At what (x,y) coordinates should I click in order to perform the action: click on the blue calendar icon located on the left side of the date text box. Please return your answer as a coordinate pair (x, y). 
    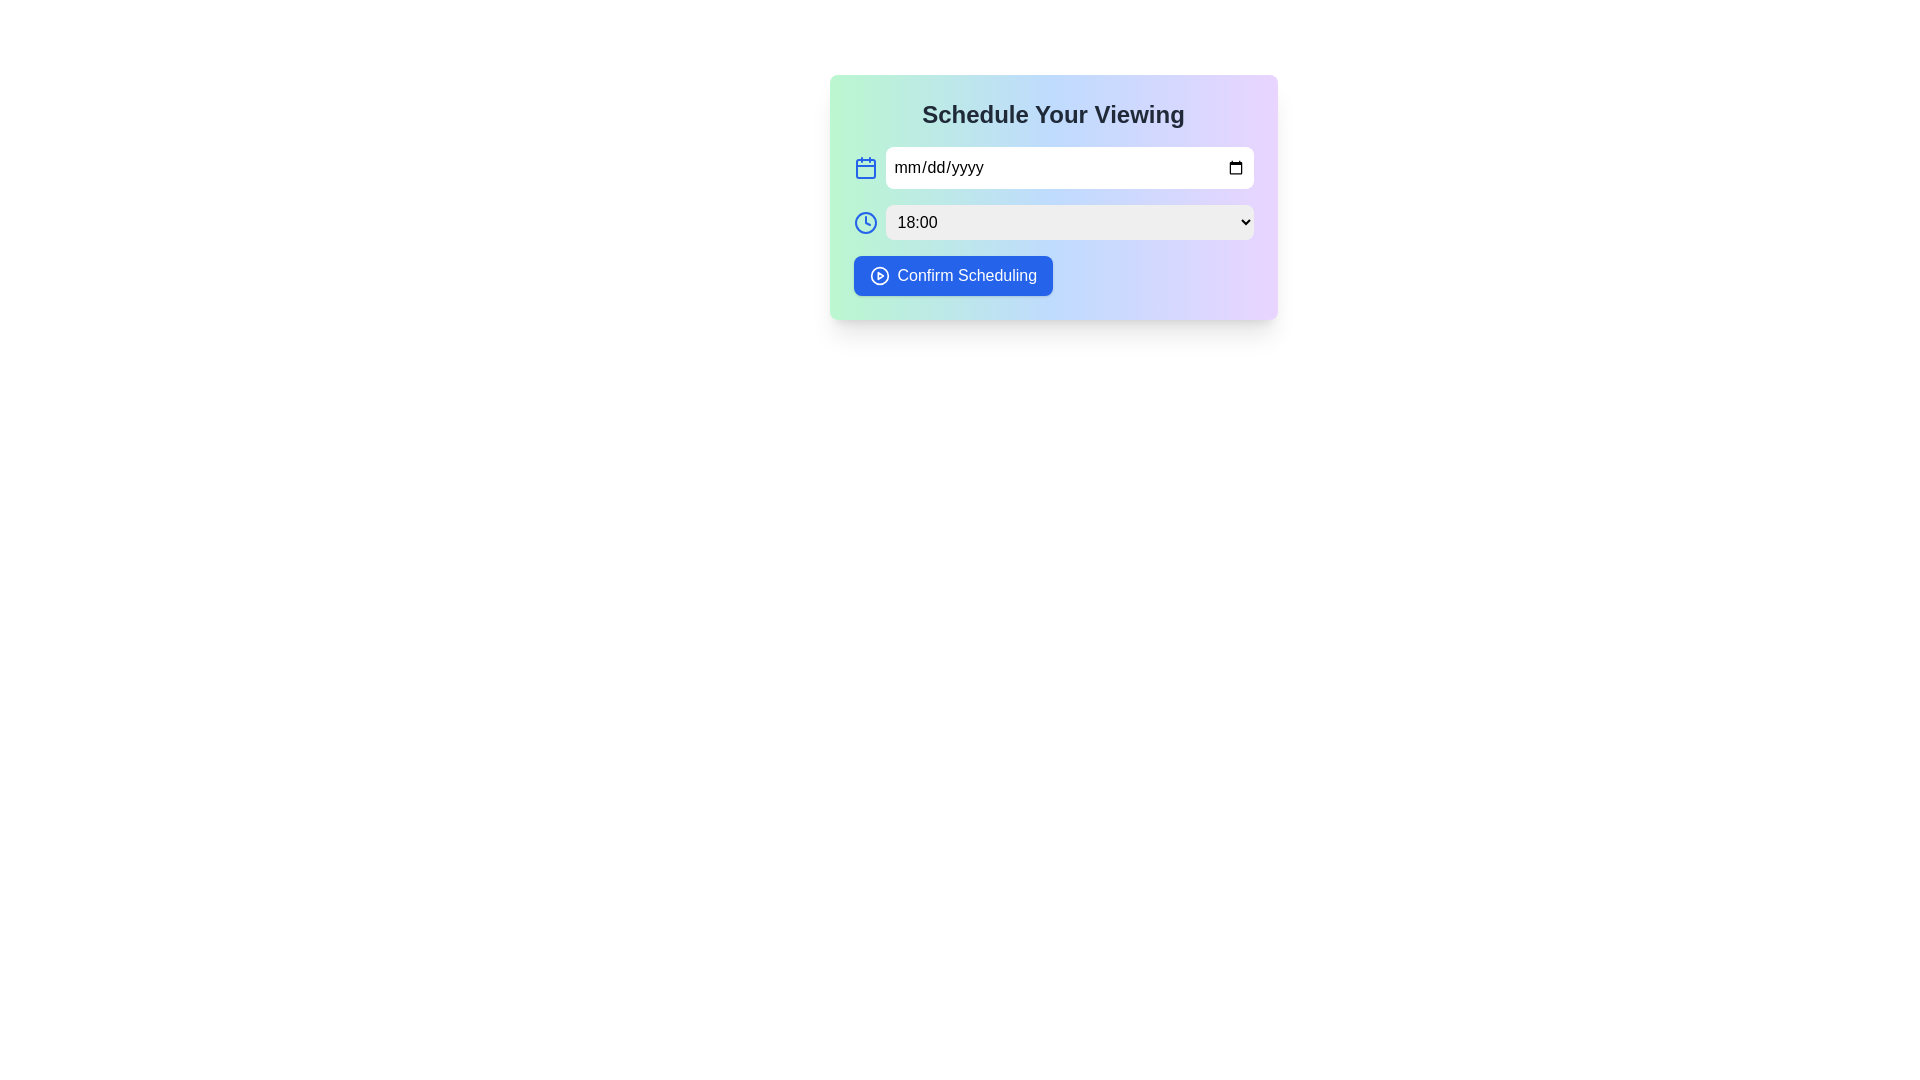
    Looking at the image, I should click on (865, 167).